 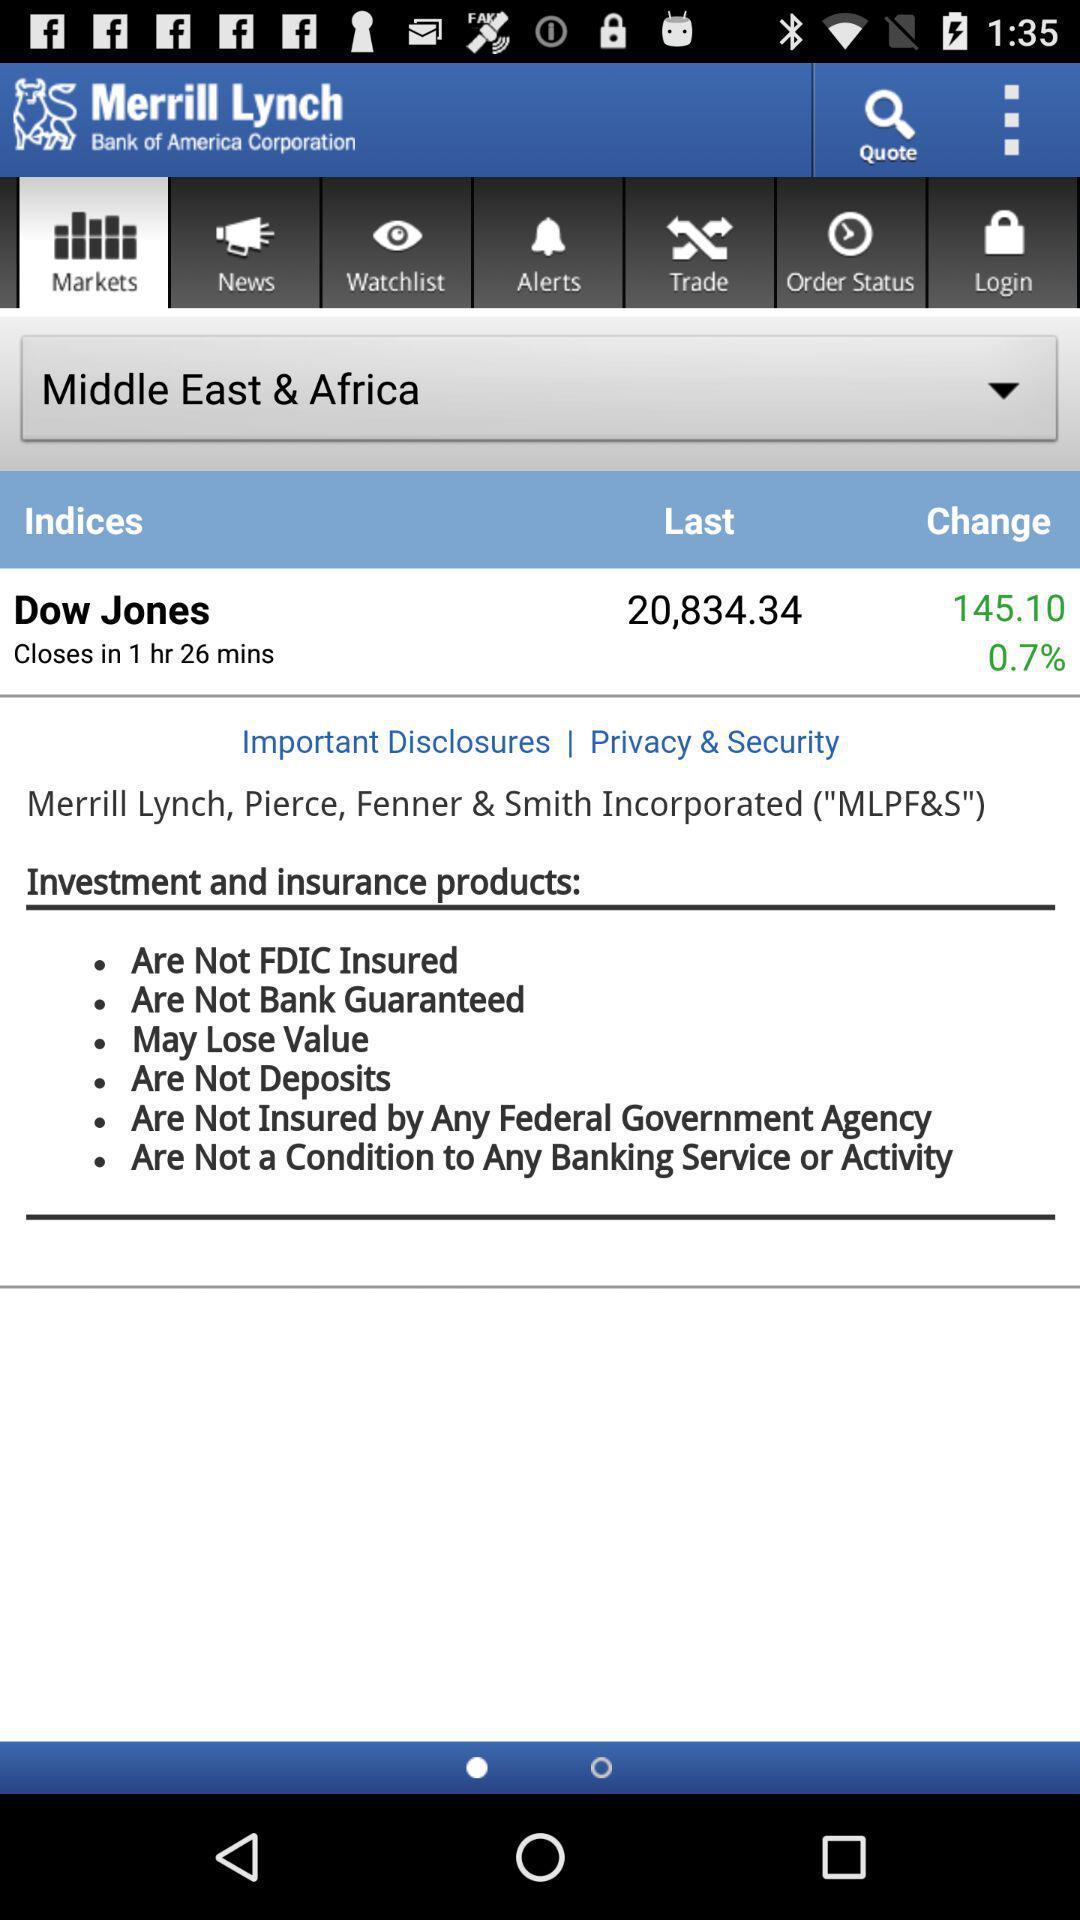 What do you see at coordinates (1002, 258) in the screenshot?
I see `the lock icon` at bounding box center [1002, 258].